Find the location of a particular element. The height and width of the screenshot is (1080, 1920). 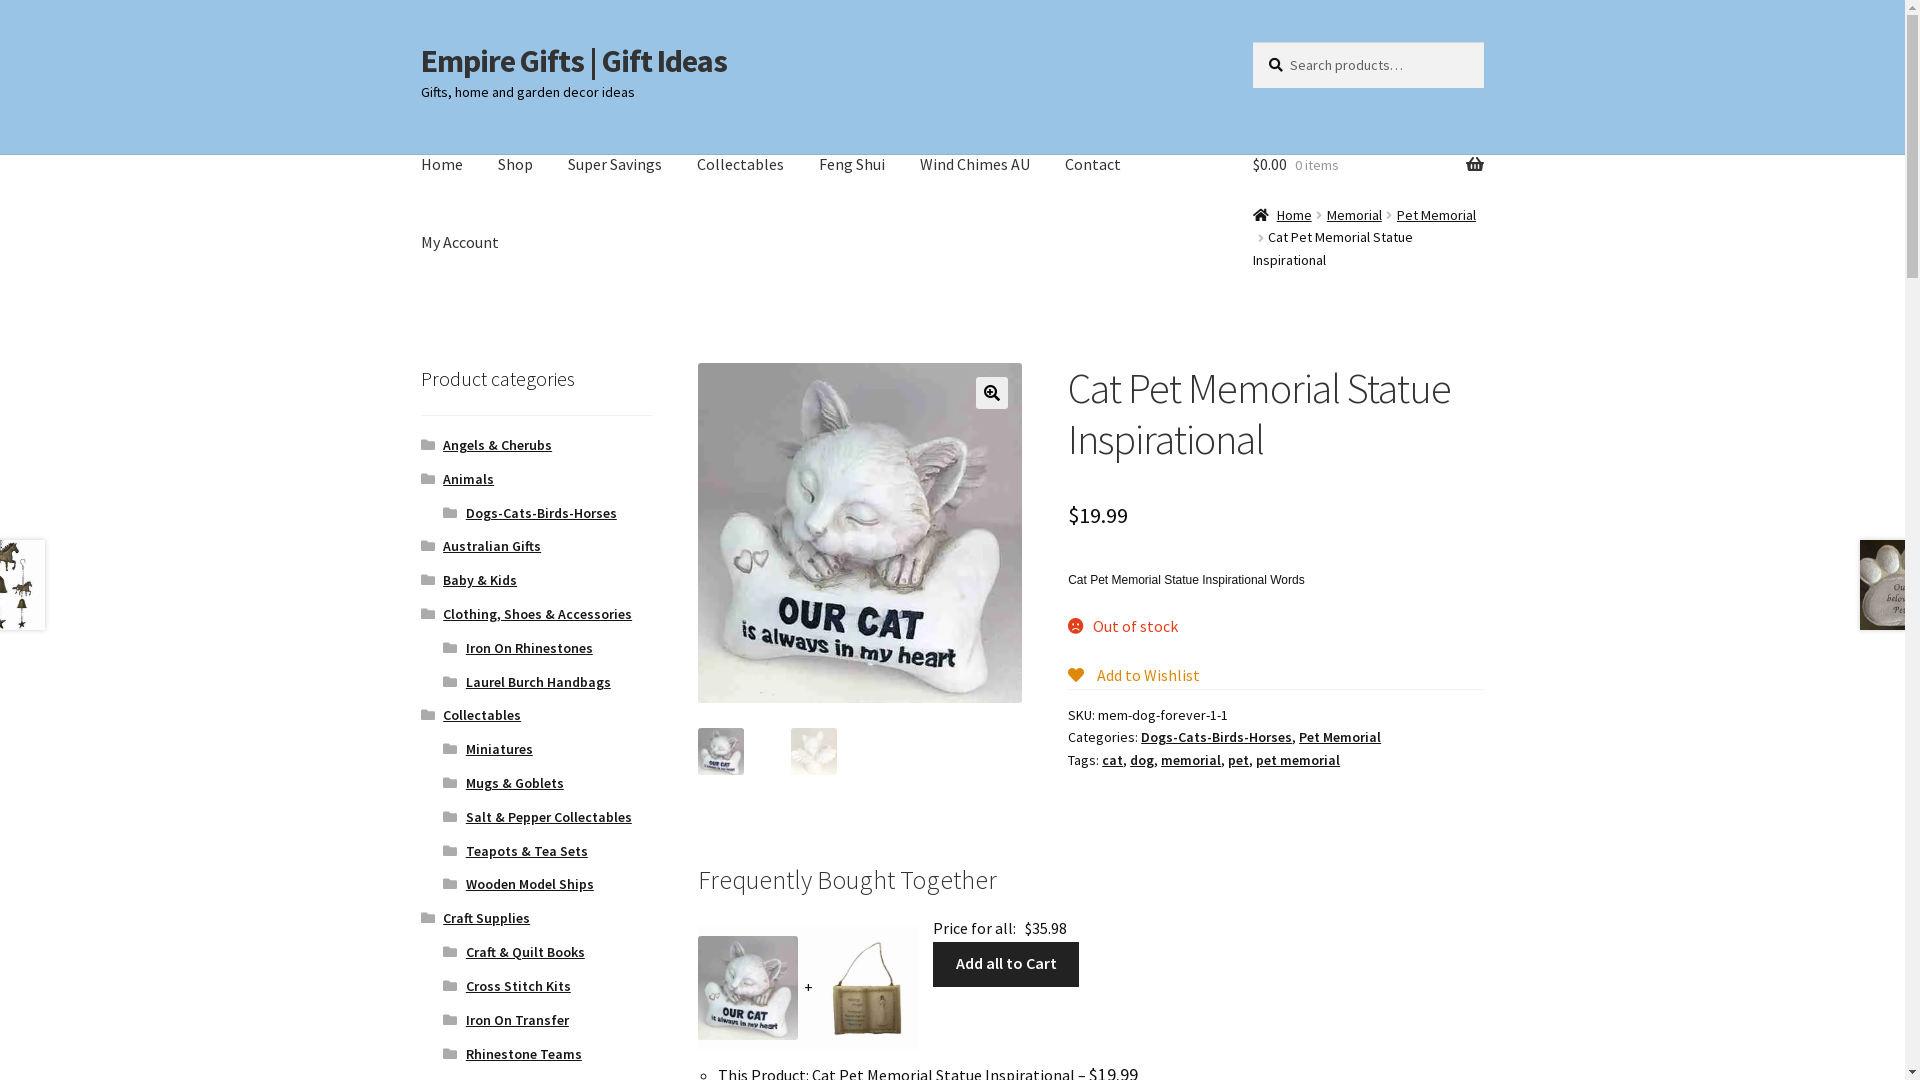

'Skip to navigation' is located at coordinates (419, 41).